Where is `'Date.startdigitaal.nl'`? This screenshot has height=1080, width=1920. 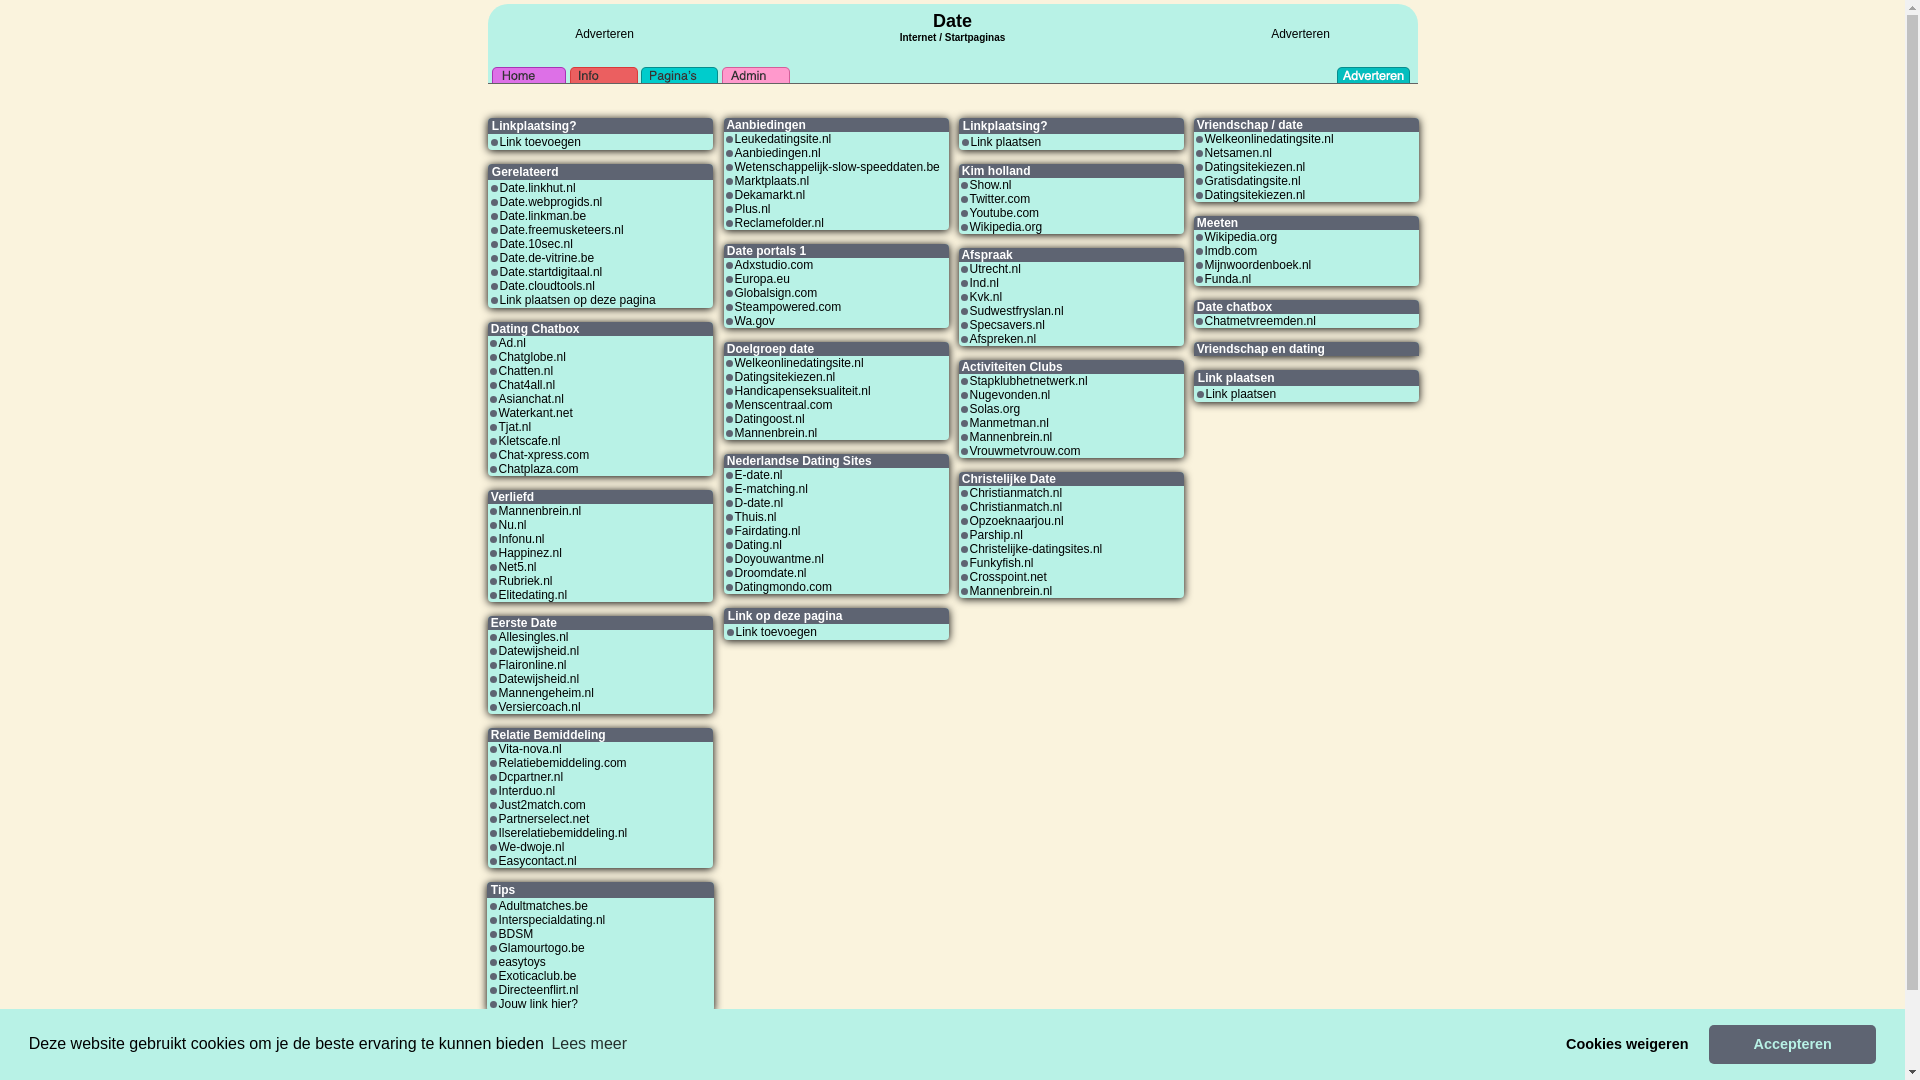 'Date.startdigitaal.nl' is located at coordinates (551, 272).